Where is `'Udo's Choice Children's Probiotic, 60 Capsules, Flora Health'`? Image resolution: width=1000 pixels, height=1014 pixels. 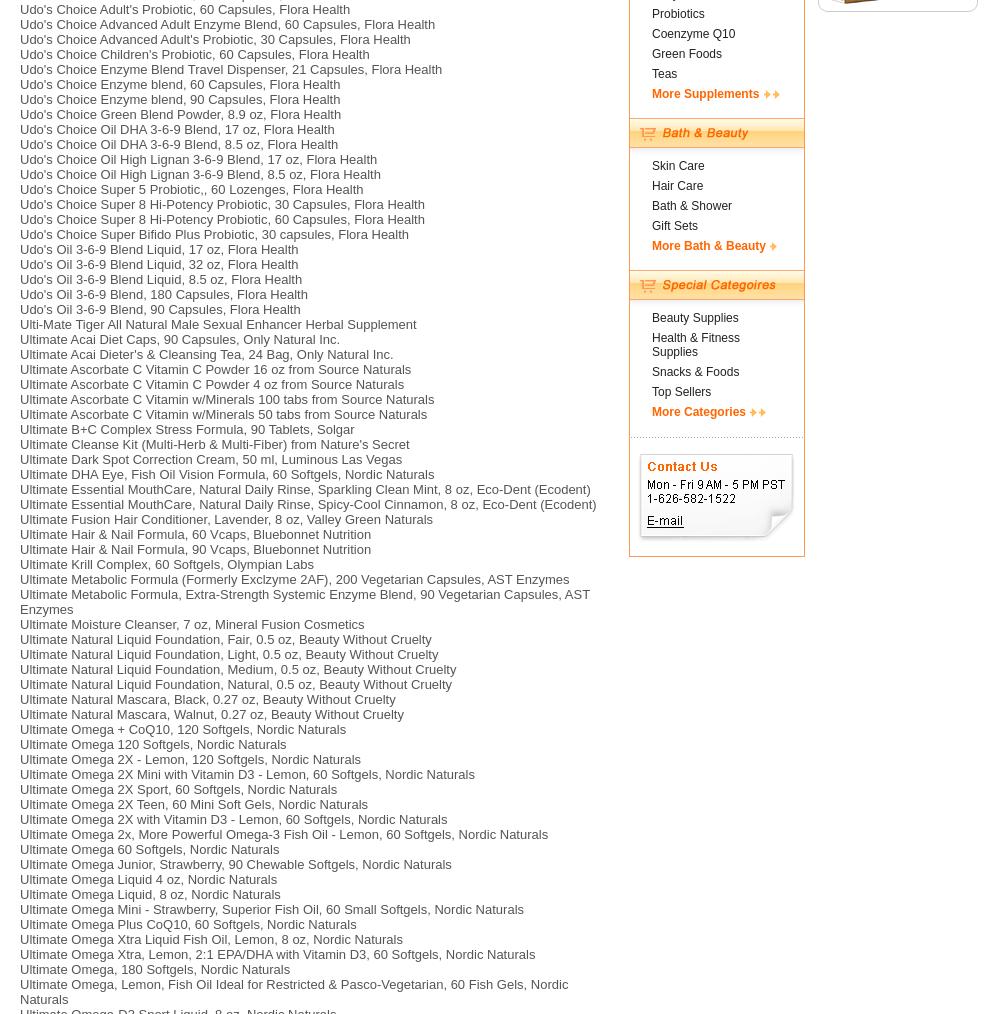 'Udo's Choice Children's Probiotic, 60 Capsules, Flora Health' is located at coordinates (193, 53).